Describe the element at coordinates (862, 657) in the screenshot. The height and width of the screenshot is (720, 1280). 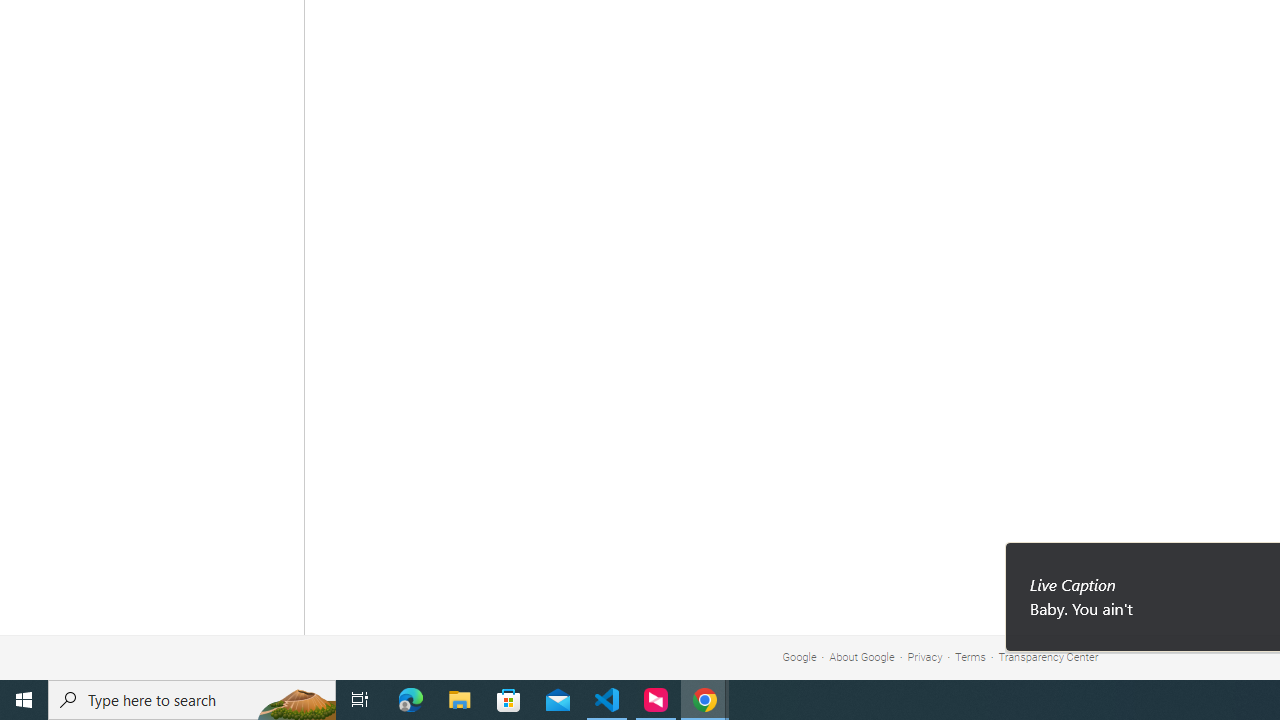
I see `'About Google'` at that location.